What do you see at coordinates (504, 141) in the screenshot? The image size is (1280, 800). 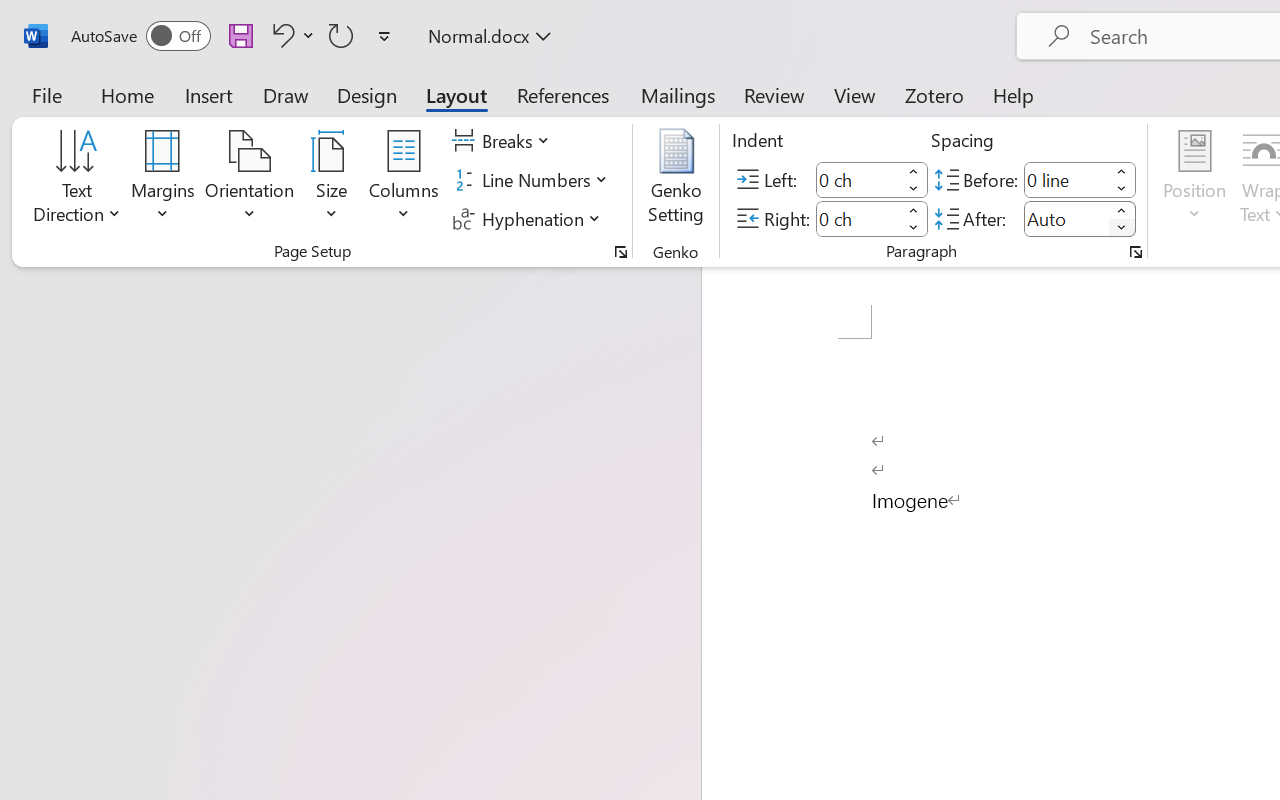 I see `'Breaks'` at bounding box center [504, 141].